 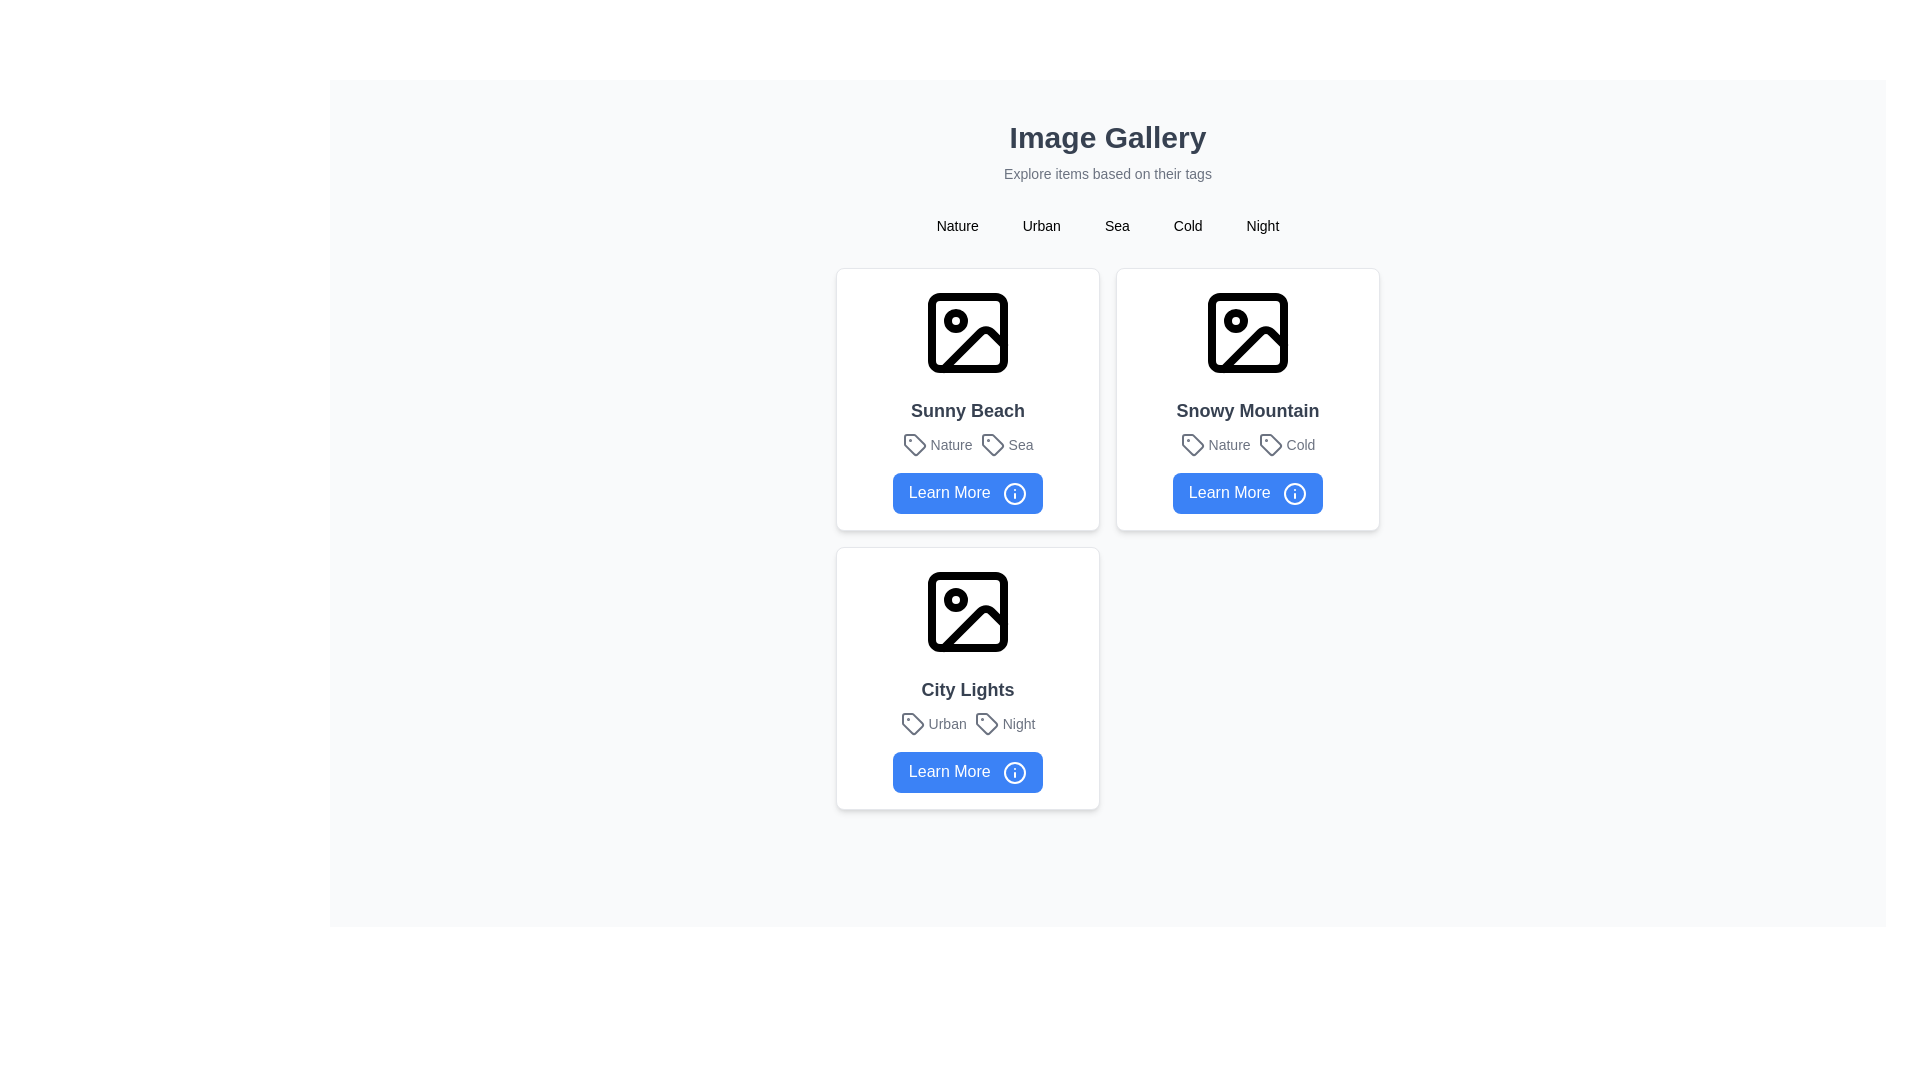 What do you see at coordinates (1261, 225) in the screenshot?
I see `the 'Night' button, which is the fifth item in a row of buttons, to trigger its hover effects` at bounding box center [1261, 225].